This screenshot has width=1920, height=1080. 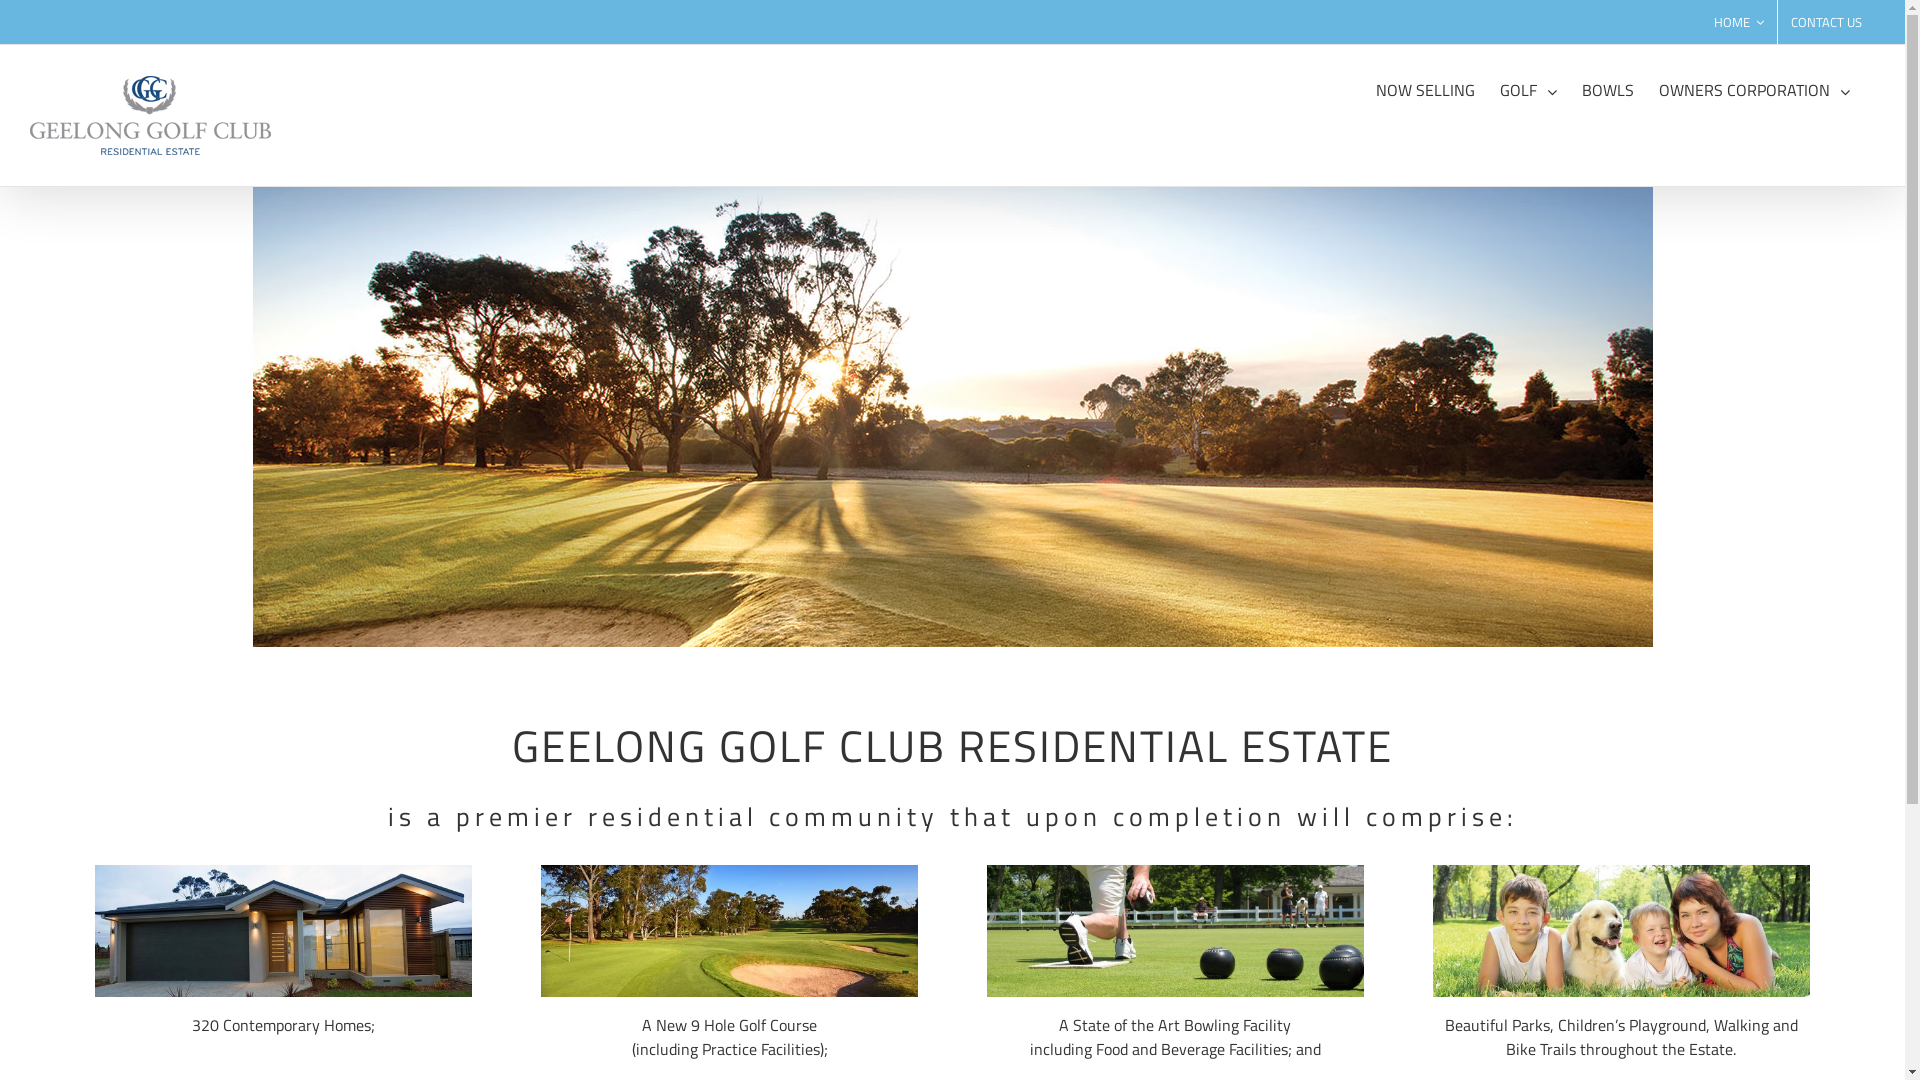 What do you see at coordinates (1424, 87) in the screenshot?
I see `'NOW SELLING'` at bounding box center [1424, 87].